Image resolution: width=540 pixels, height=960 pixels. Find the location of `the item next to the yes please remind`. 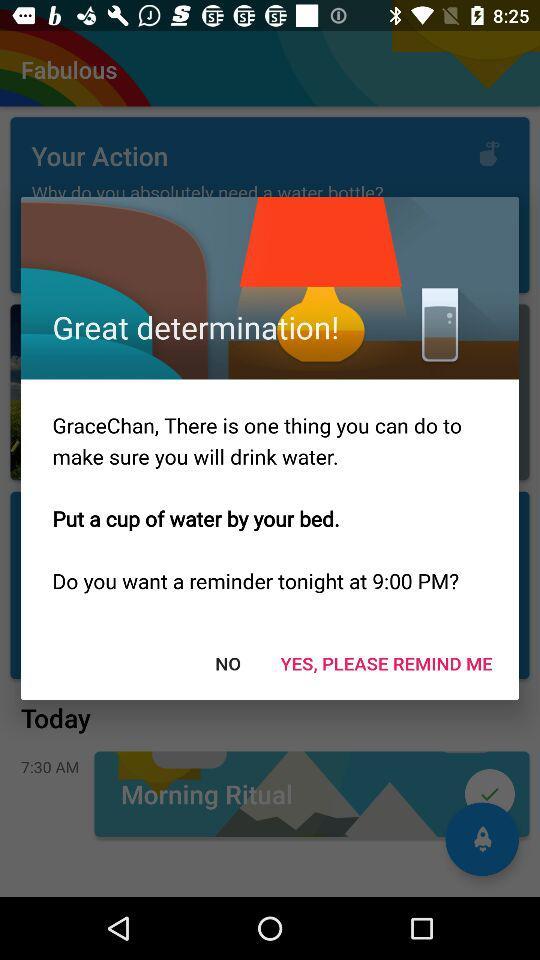

the item next to the yes please remind is located at coordinates (226, 663).